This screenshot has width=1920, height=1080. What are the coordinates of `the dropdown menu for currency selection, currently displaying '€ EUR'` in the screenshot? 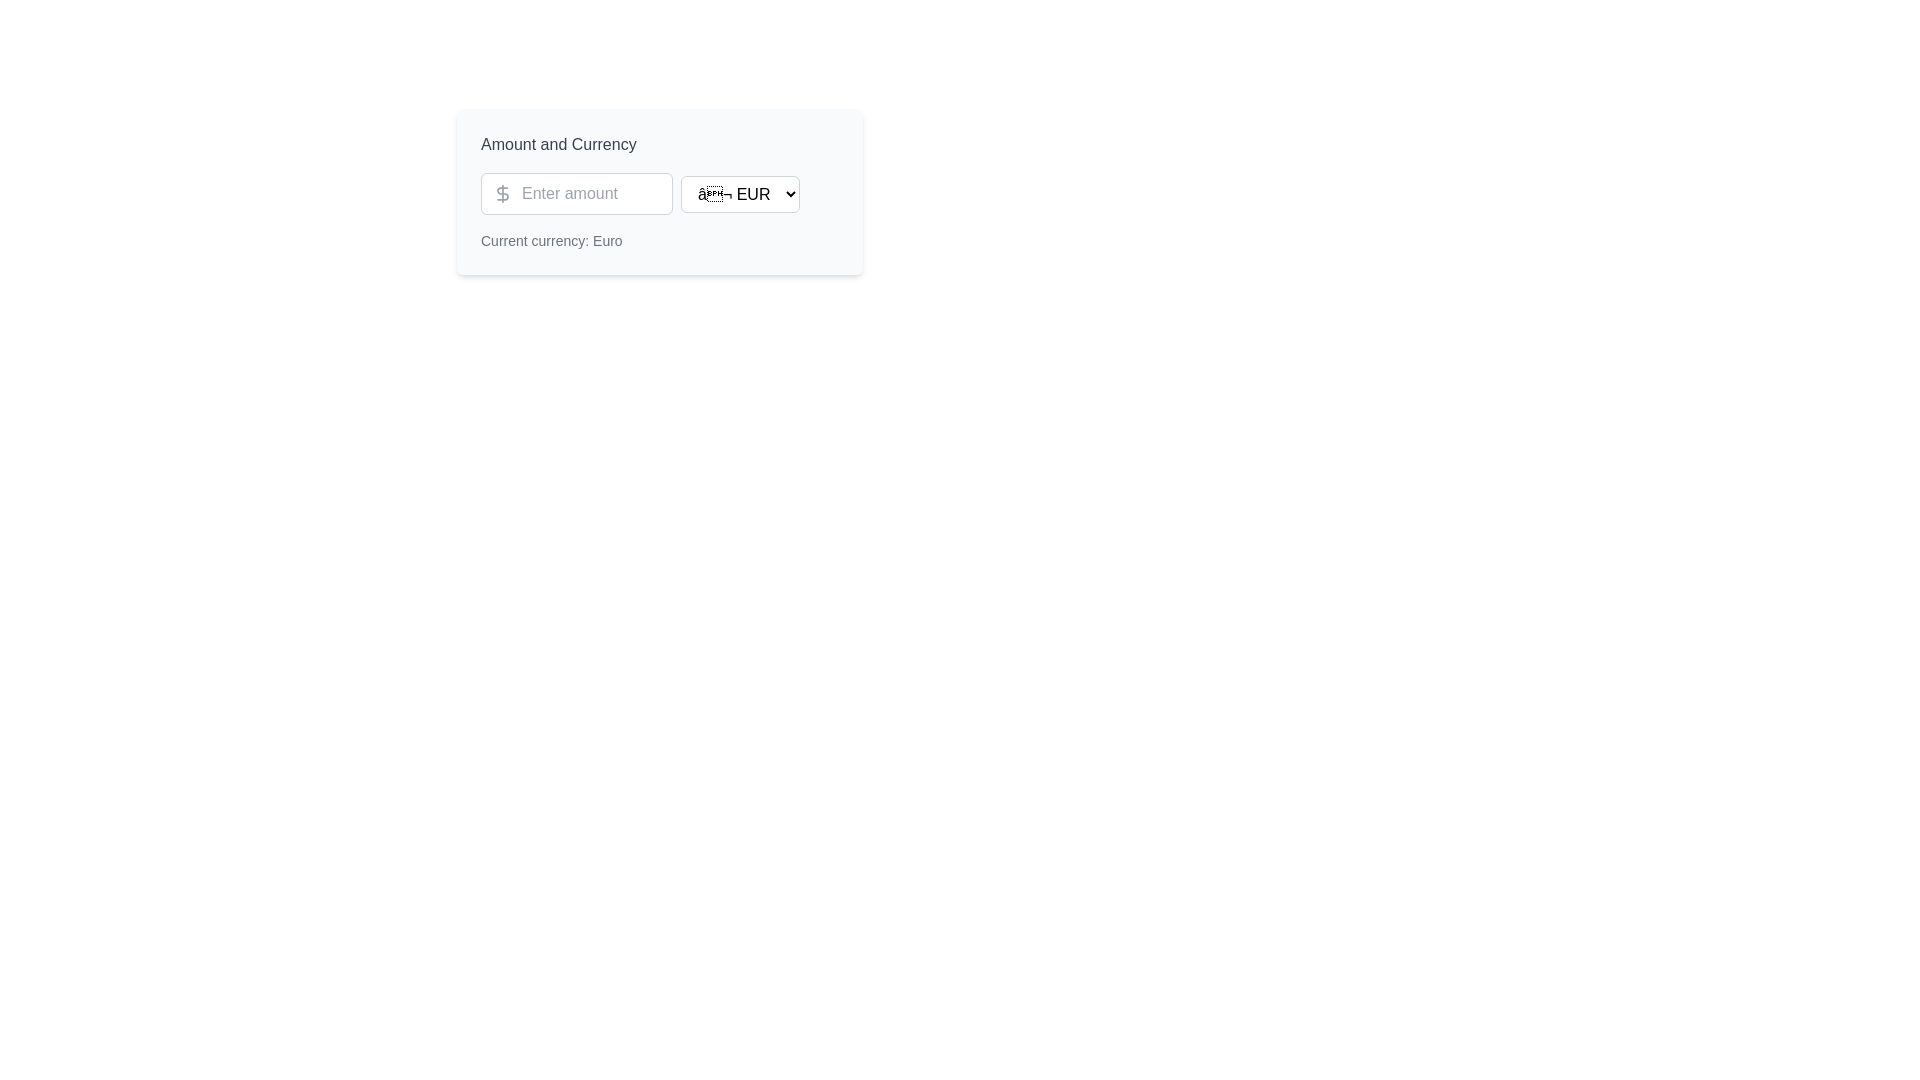 It's located at (739, 193).